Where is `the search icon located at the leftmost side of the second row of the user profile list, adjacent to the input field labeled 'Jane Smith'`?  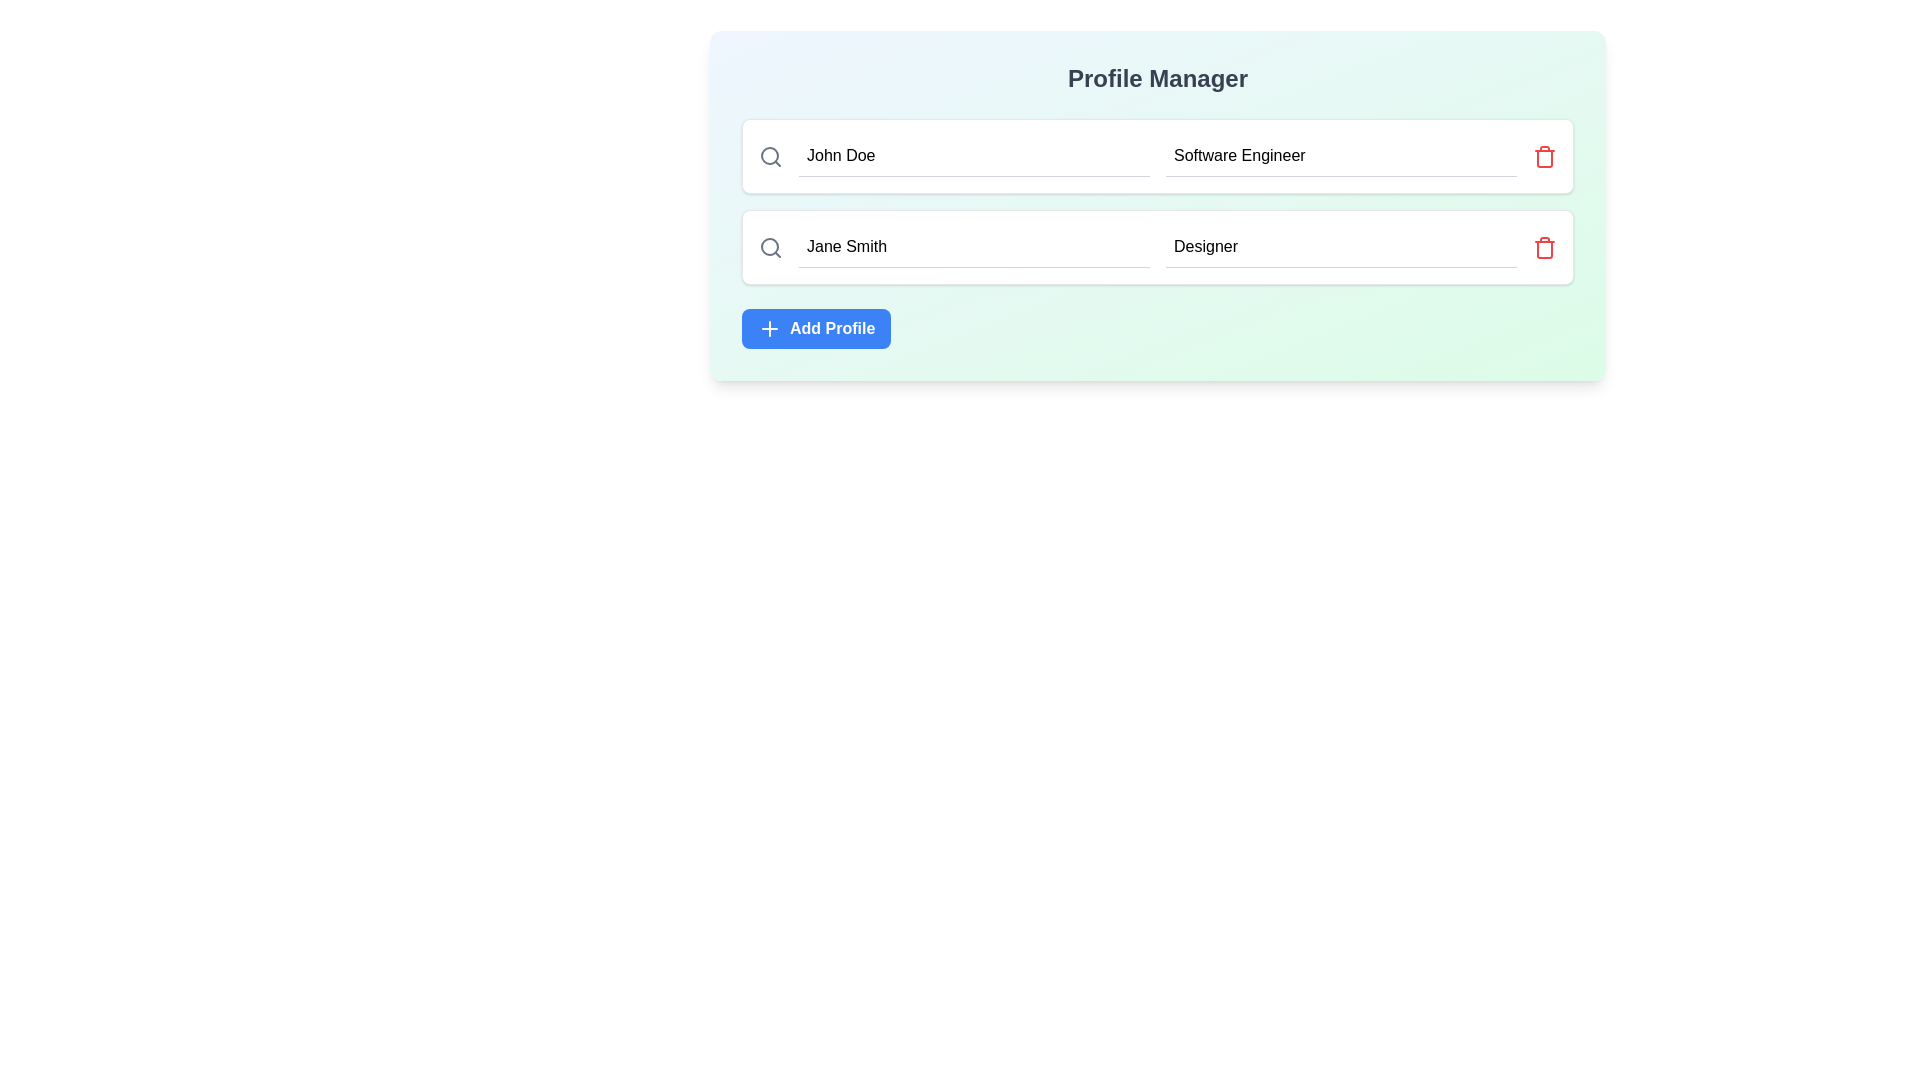 the search icon located at the leftmost side of the second row of the user profile list, adjacent to the input field labeled 'Jane Smith' is located at coordinates (770, 246).